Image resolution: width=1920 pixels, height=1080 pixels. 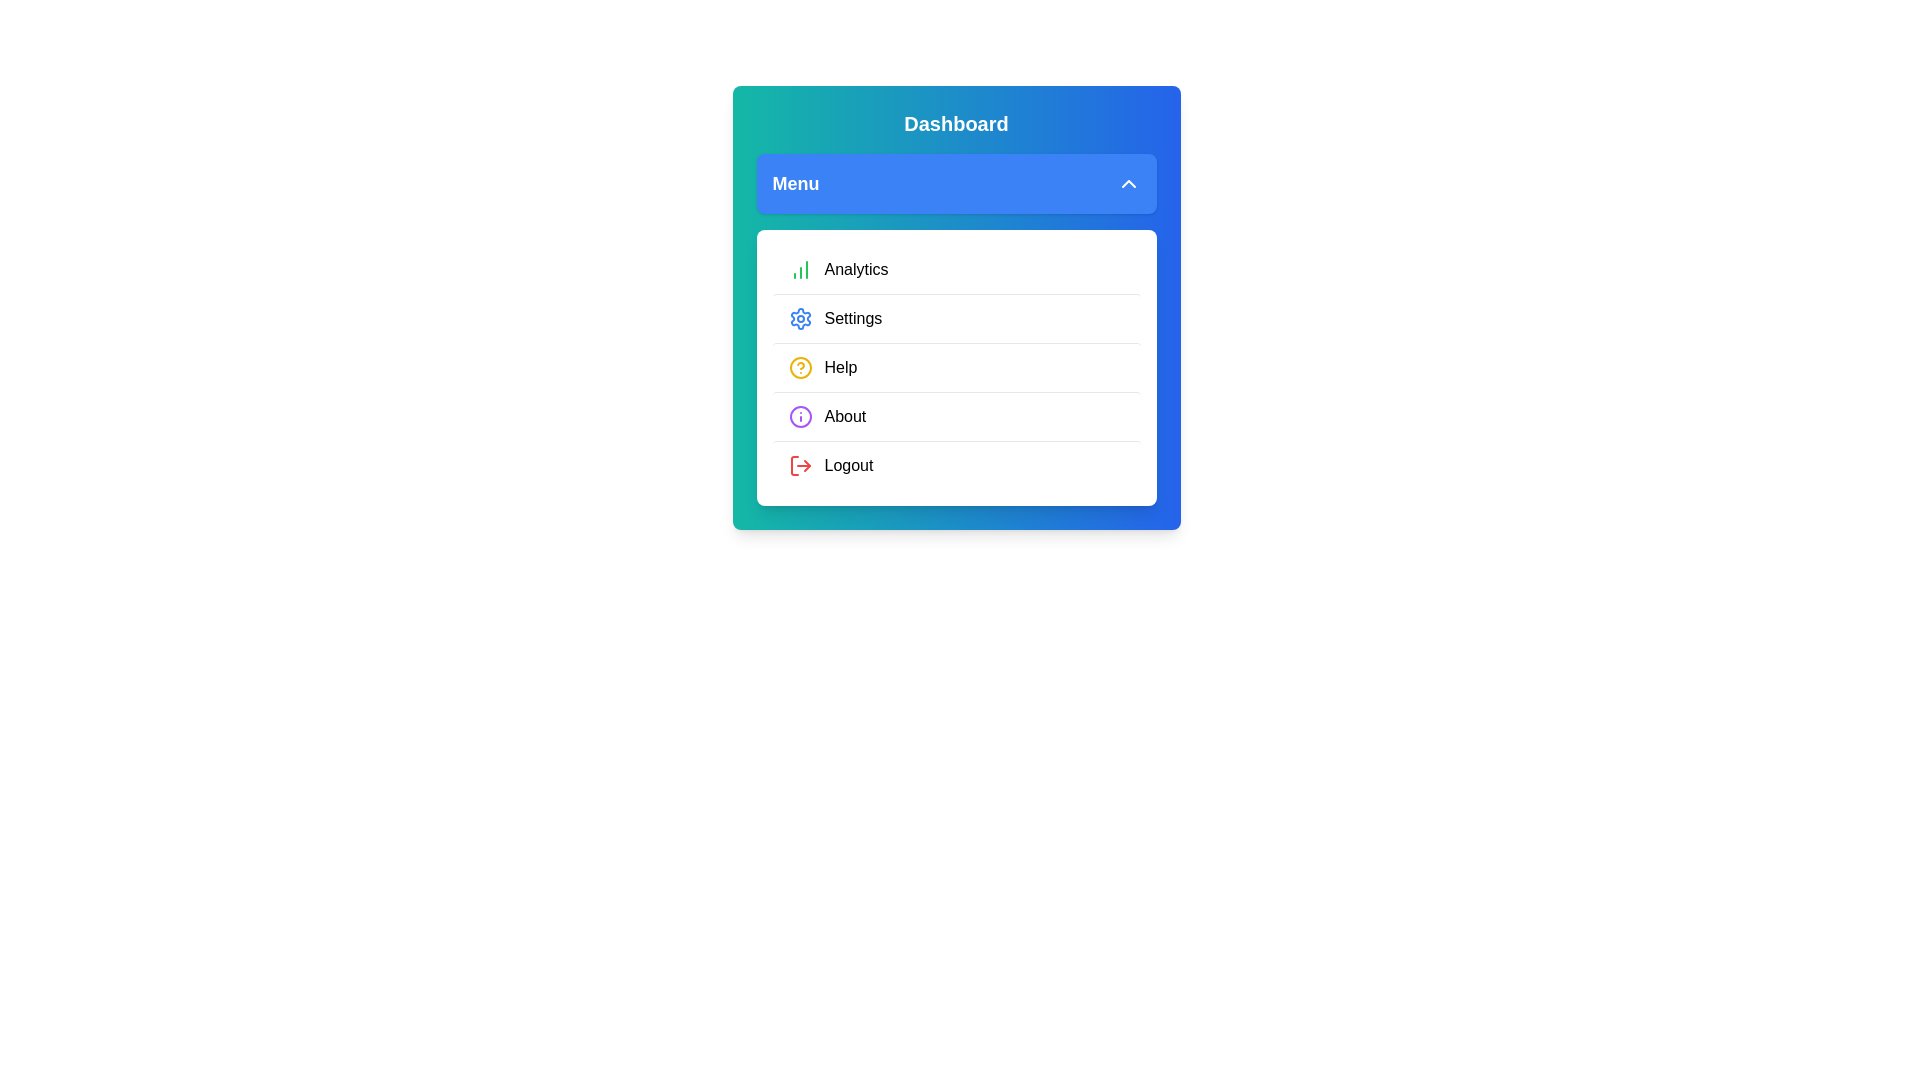 I want to click on the 'About' menu option located fourth from the top in the vertical menu, positioned below 'Help' and above 'Logout', so click(x=955, y=415).